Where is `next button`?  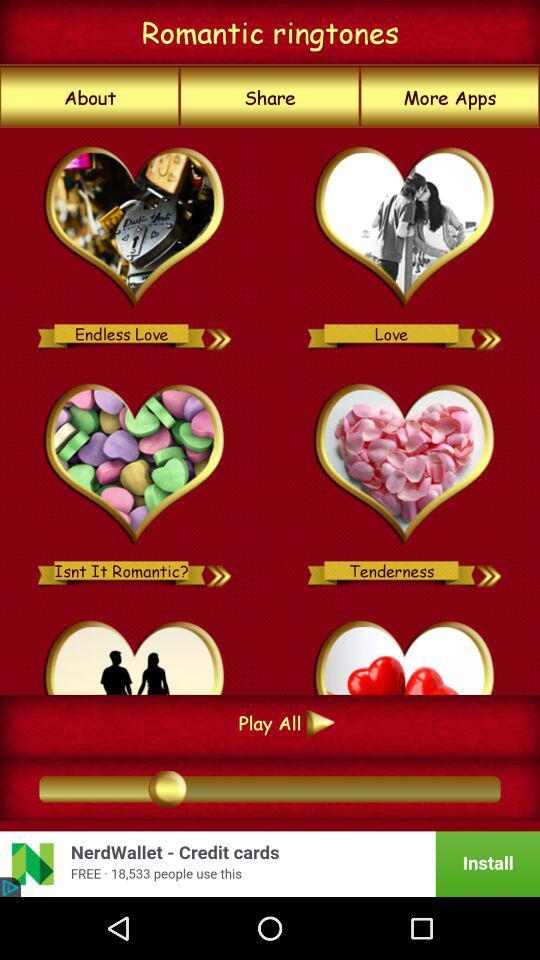
next button is located at coordinates (219, 333).